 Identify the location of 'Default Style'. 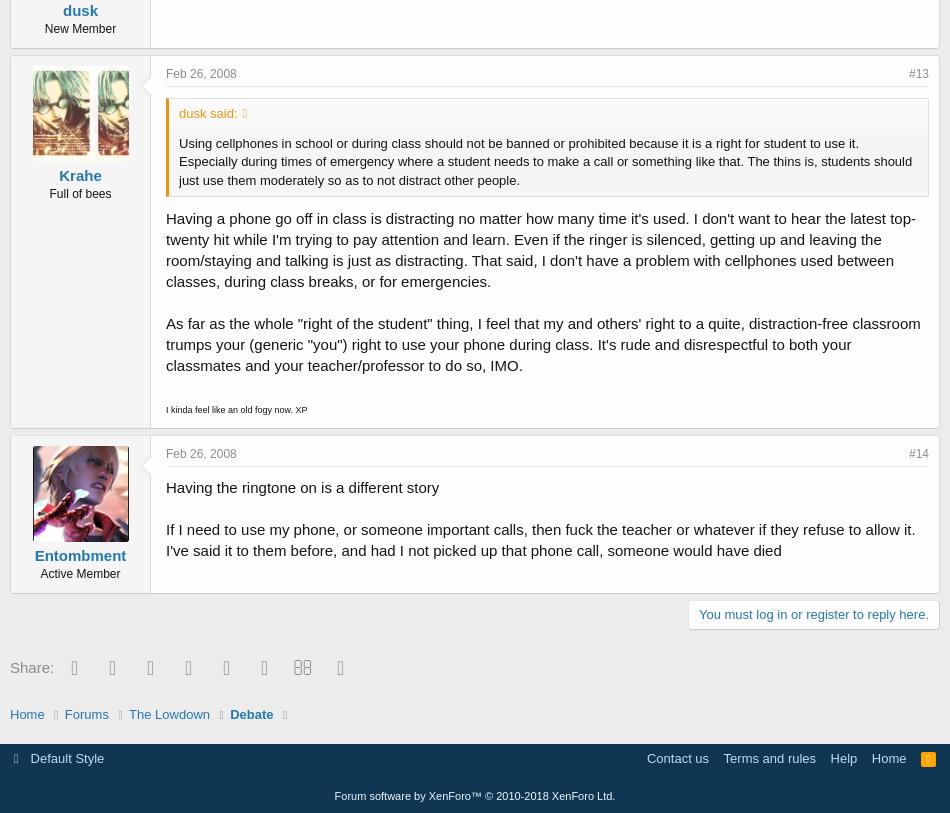
(65, 758).